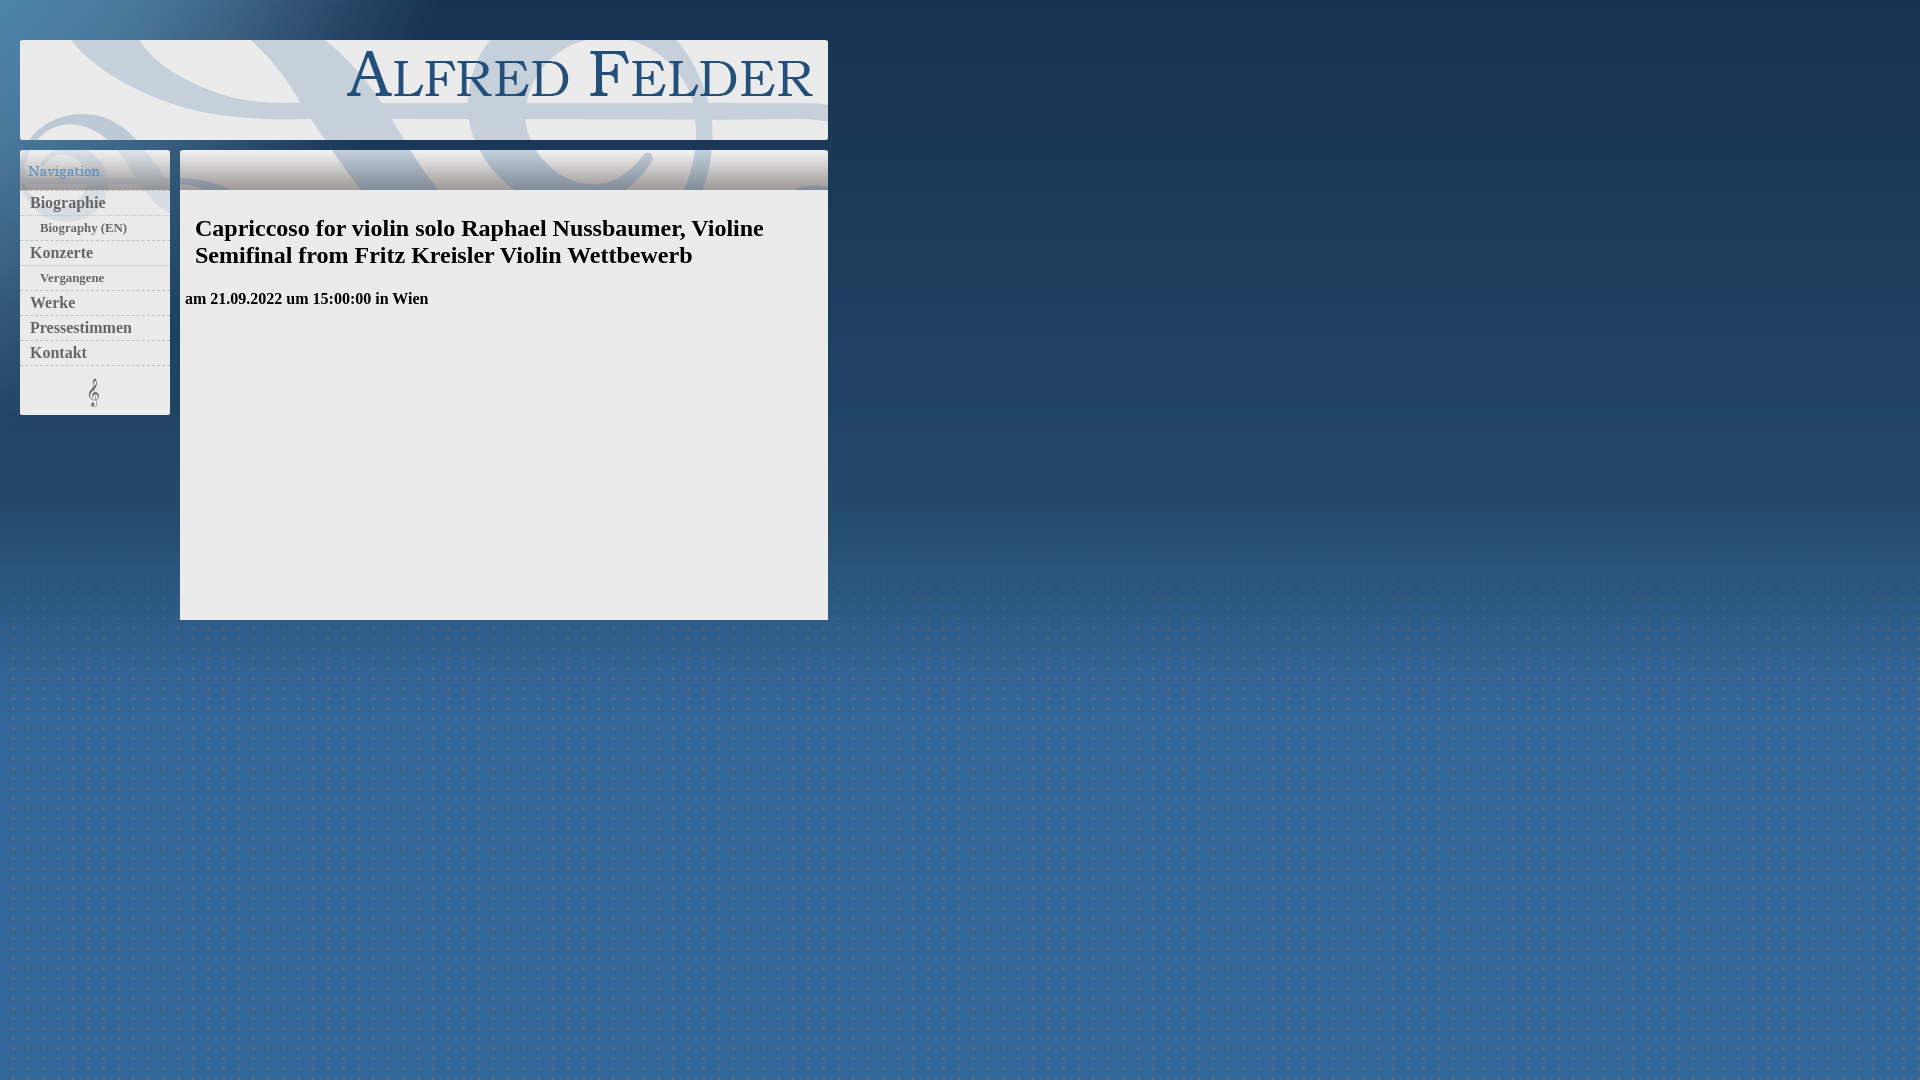 Image resolution: width=1920 pixels, height=1080 pixels. What do you see at coordinates (47, 302) in the screenshot?
I see `'Werke'` at bounding box center [47, 302].